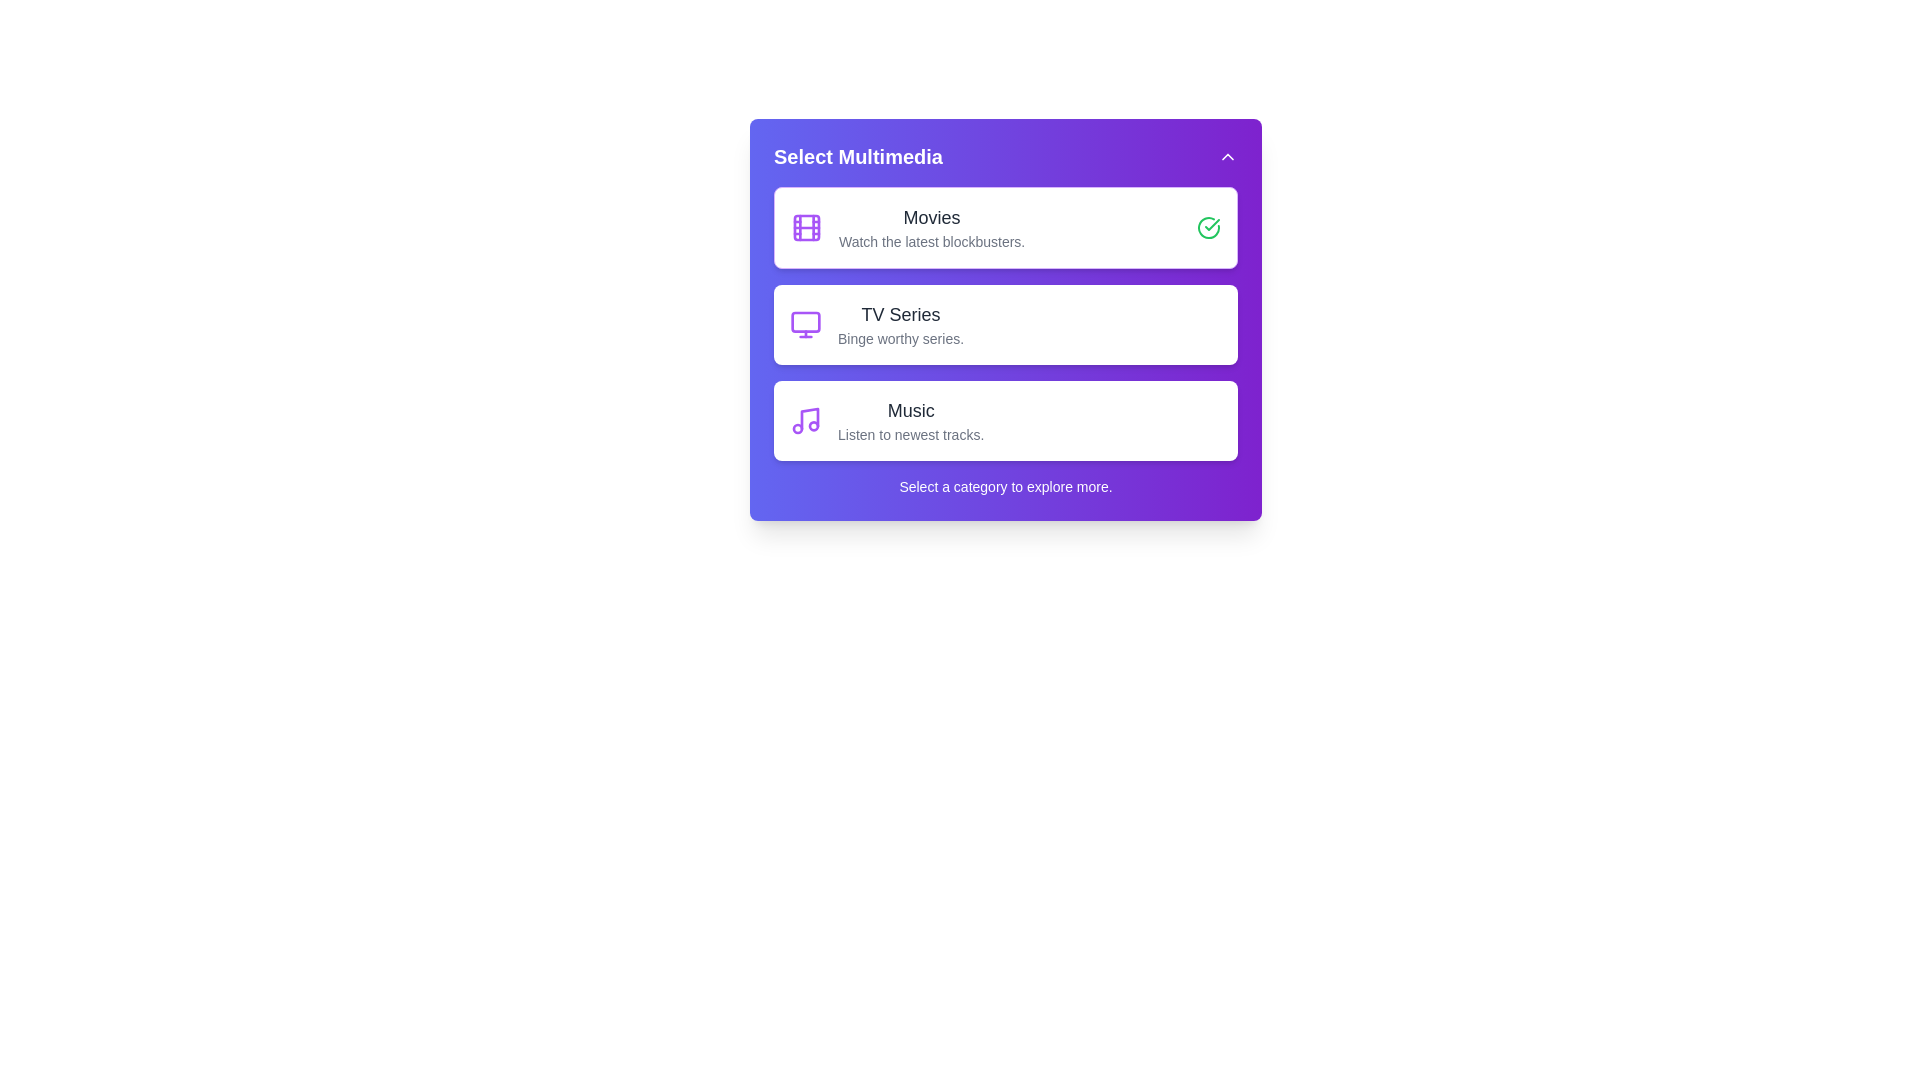  I want to click on the multimedia category TV Series by clicking on its respective card, so click(1006, 323).